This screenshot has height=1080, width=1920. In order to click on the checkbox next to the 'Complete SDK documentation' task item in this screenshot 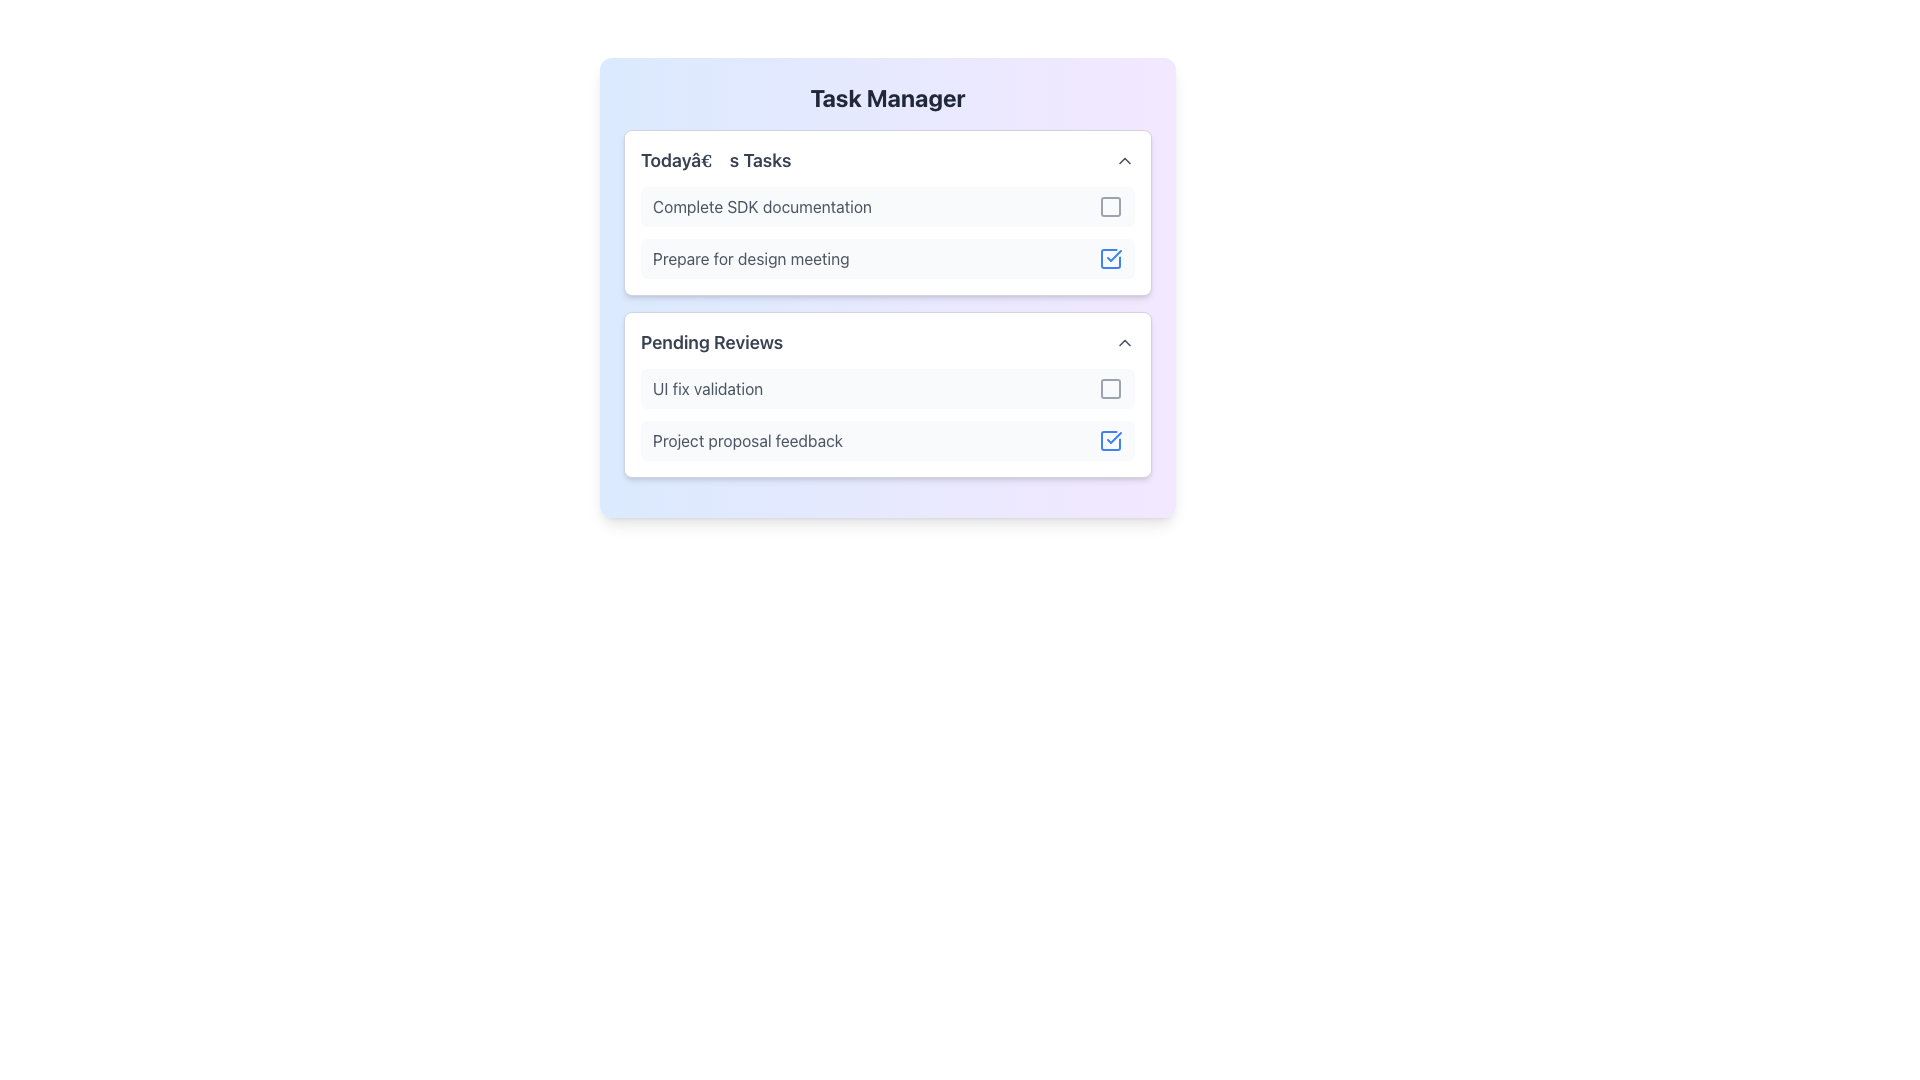, I will do `click(887, 207)`.